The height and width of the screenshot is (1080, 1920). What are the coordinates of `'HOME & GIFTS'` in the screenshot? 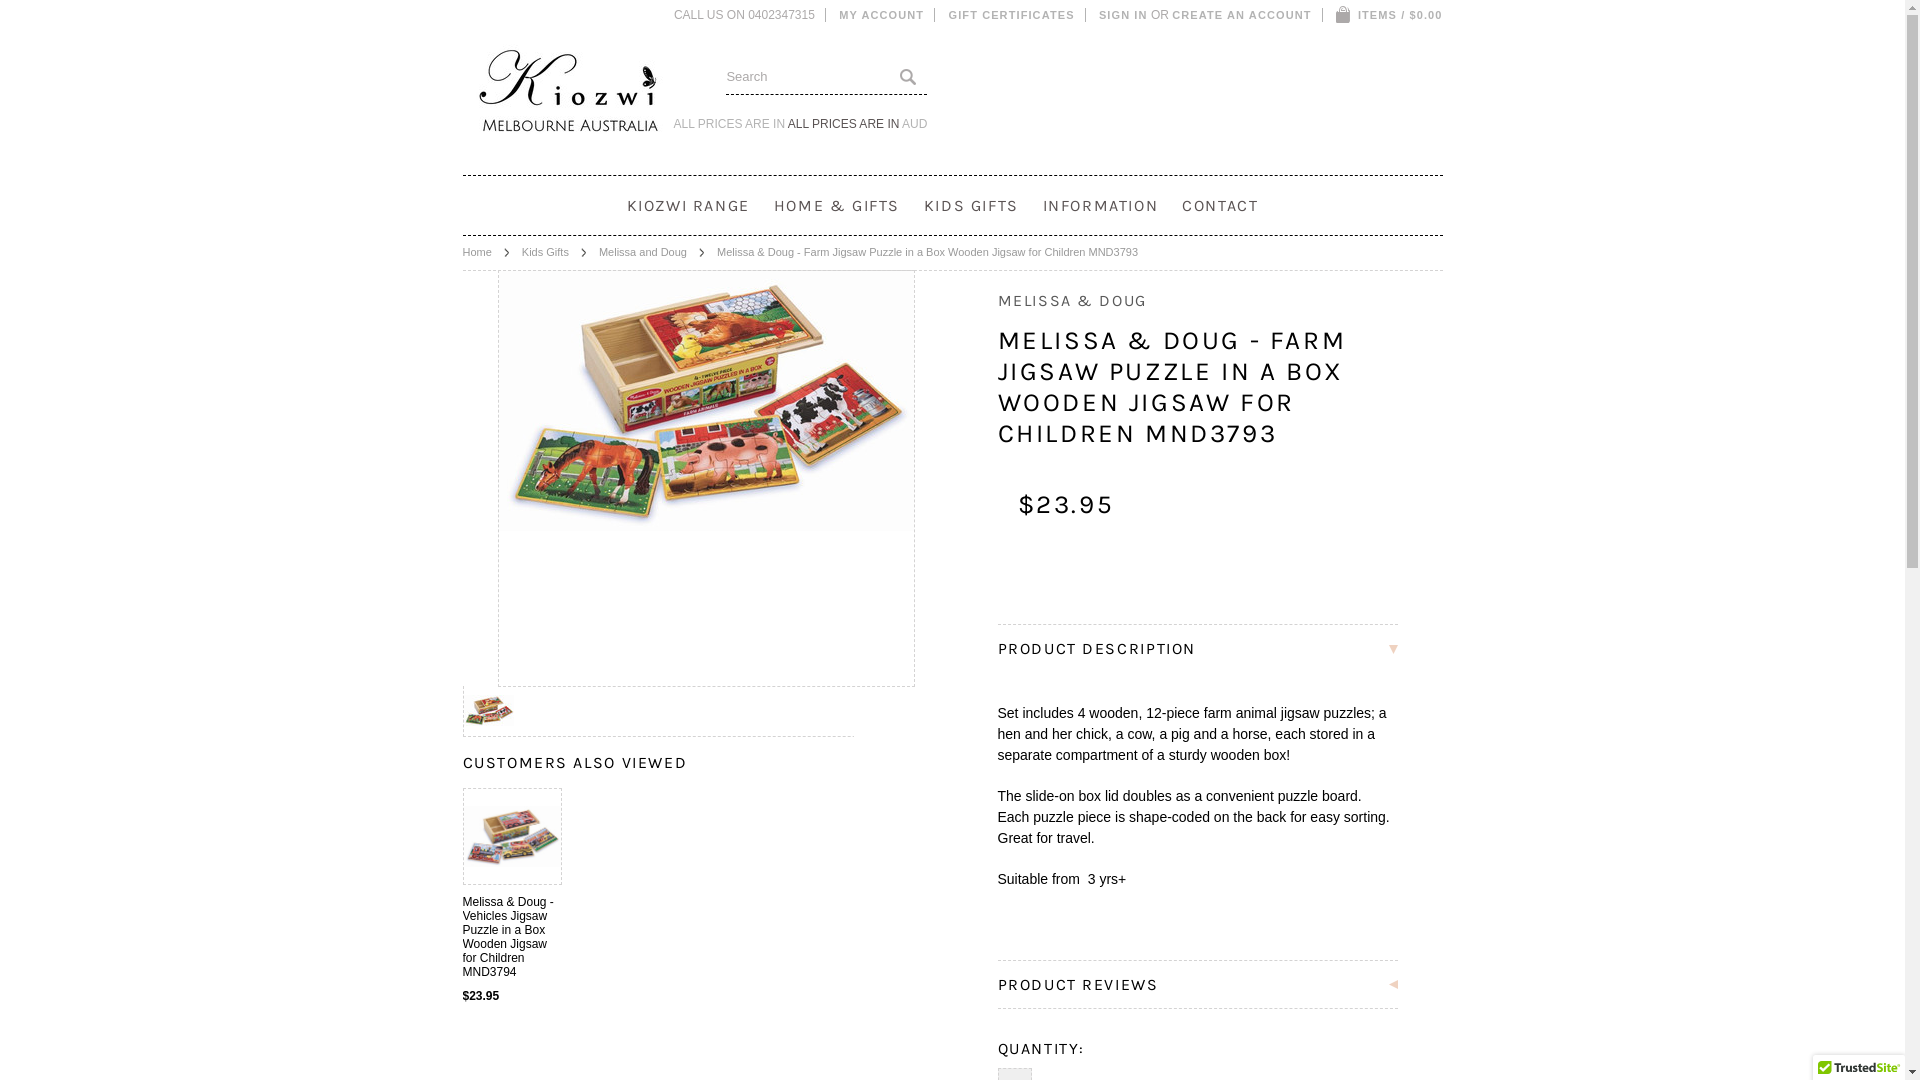 It's located at (836, 205).